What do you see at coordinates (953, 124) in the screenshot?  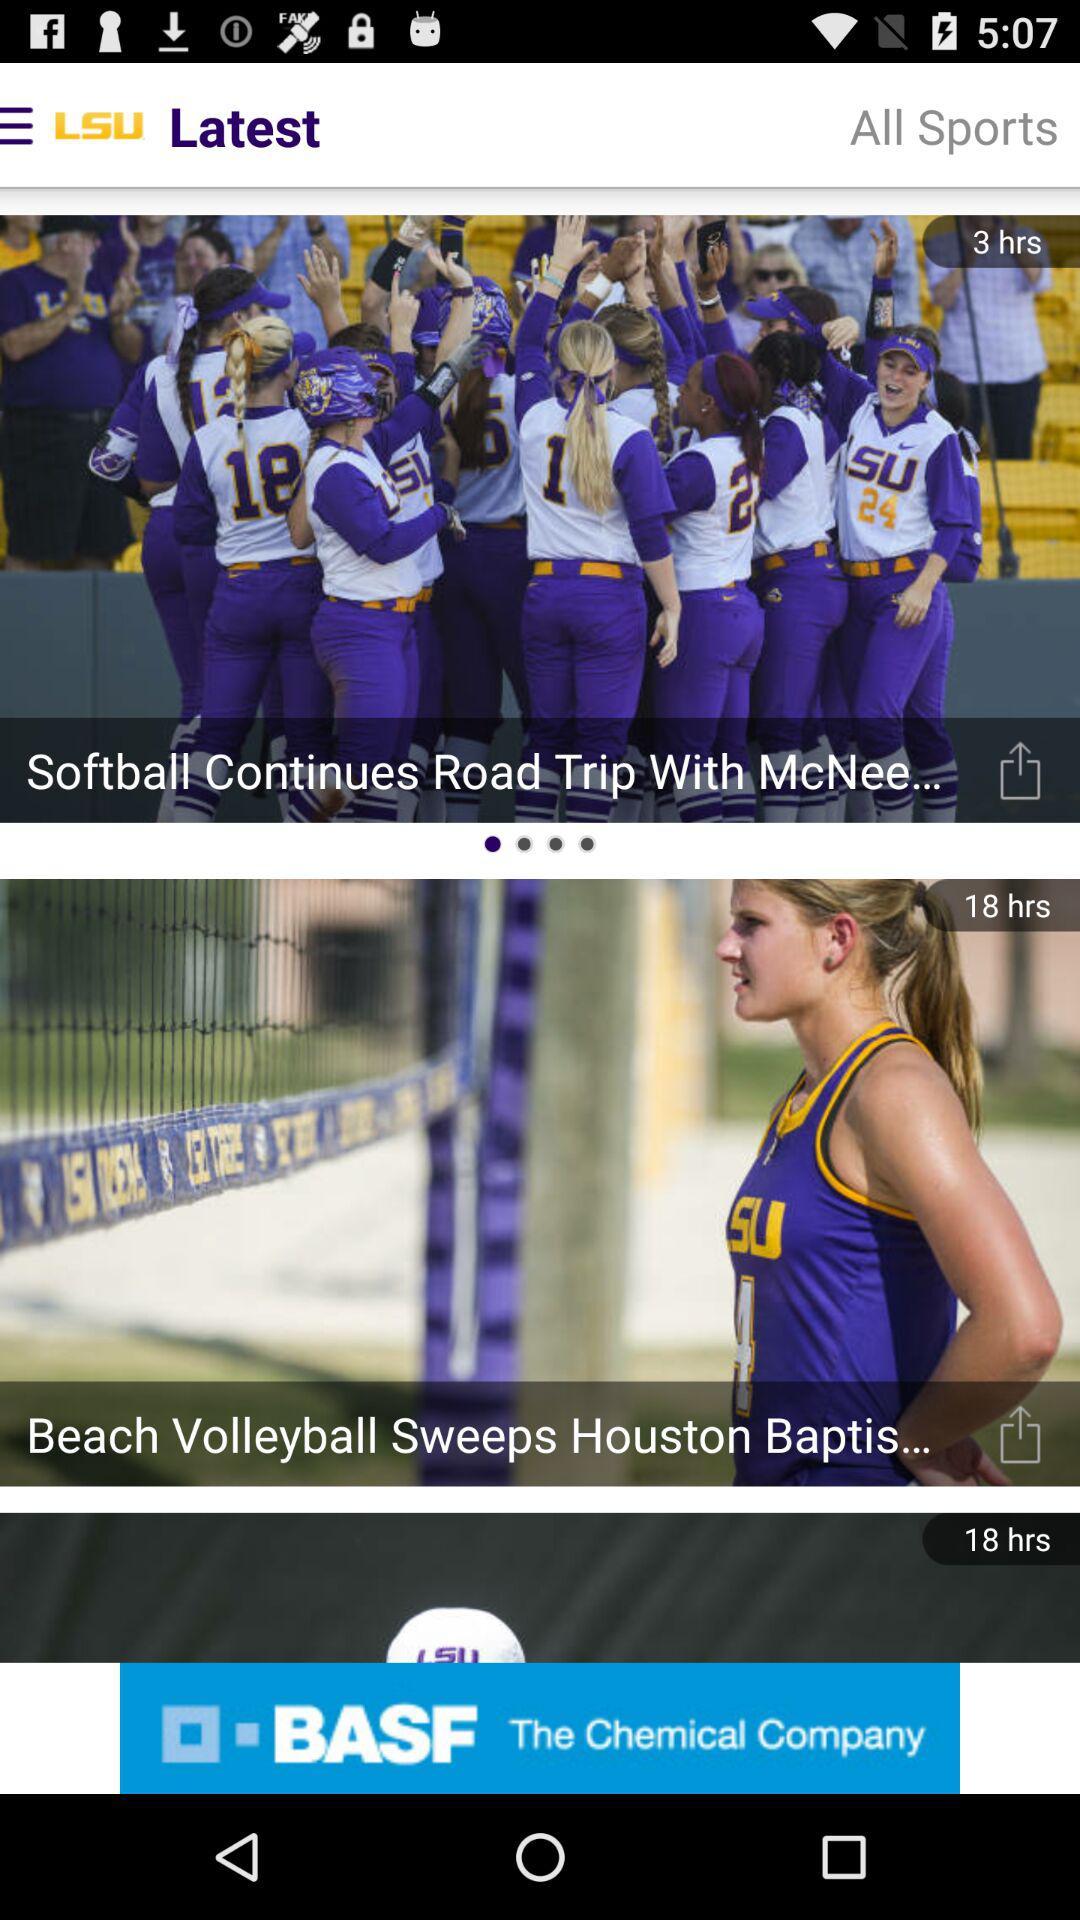 I see `the item to the right of latest app` at bounding box center [953, 124].